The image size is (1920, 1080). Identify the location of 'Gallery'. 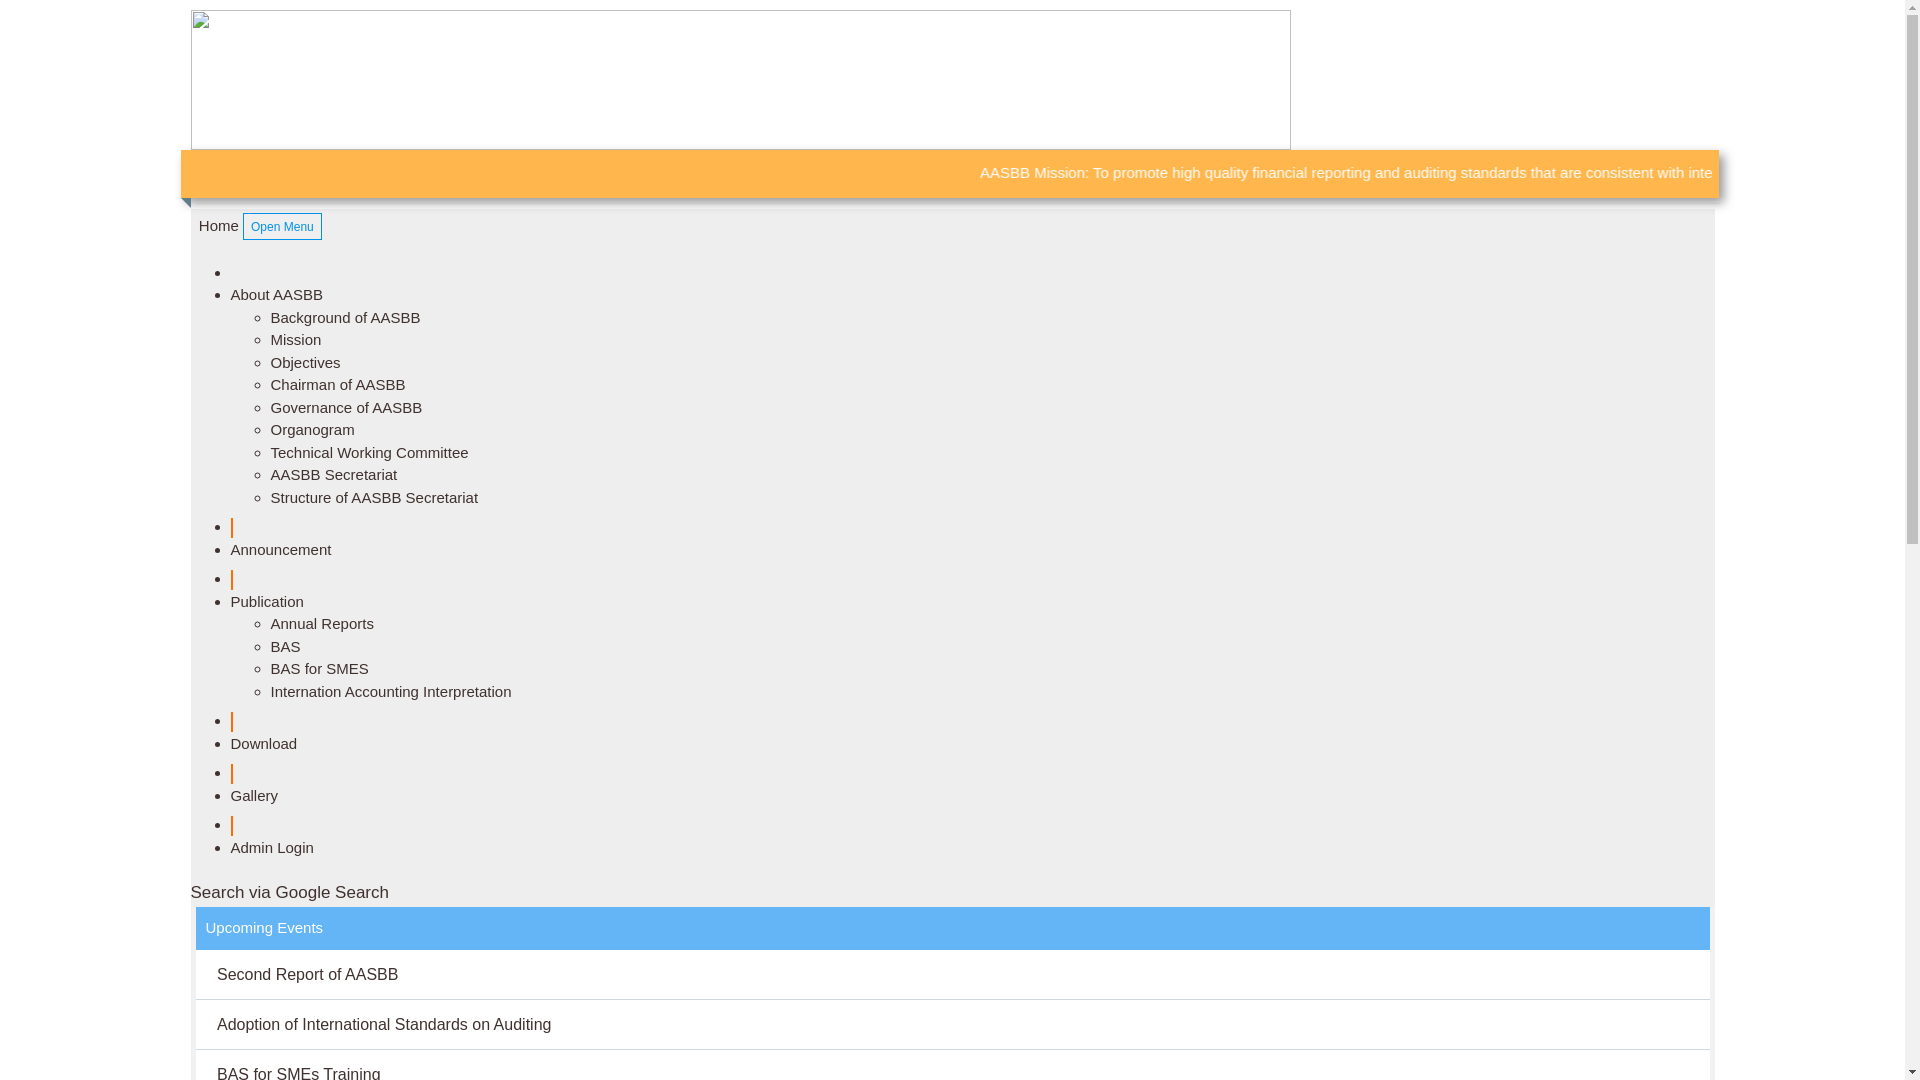
(230, 793).